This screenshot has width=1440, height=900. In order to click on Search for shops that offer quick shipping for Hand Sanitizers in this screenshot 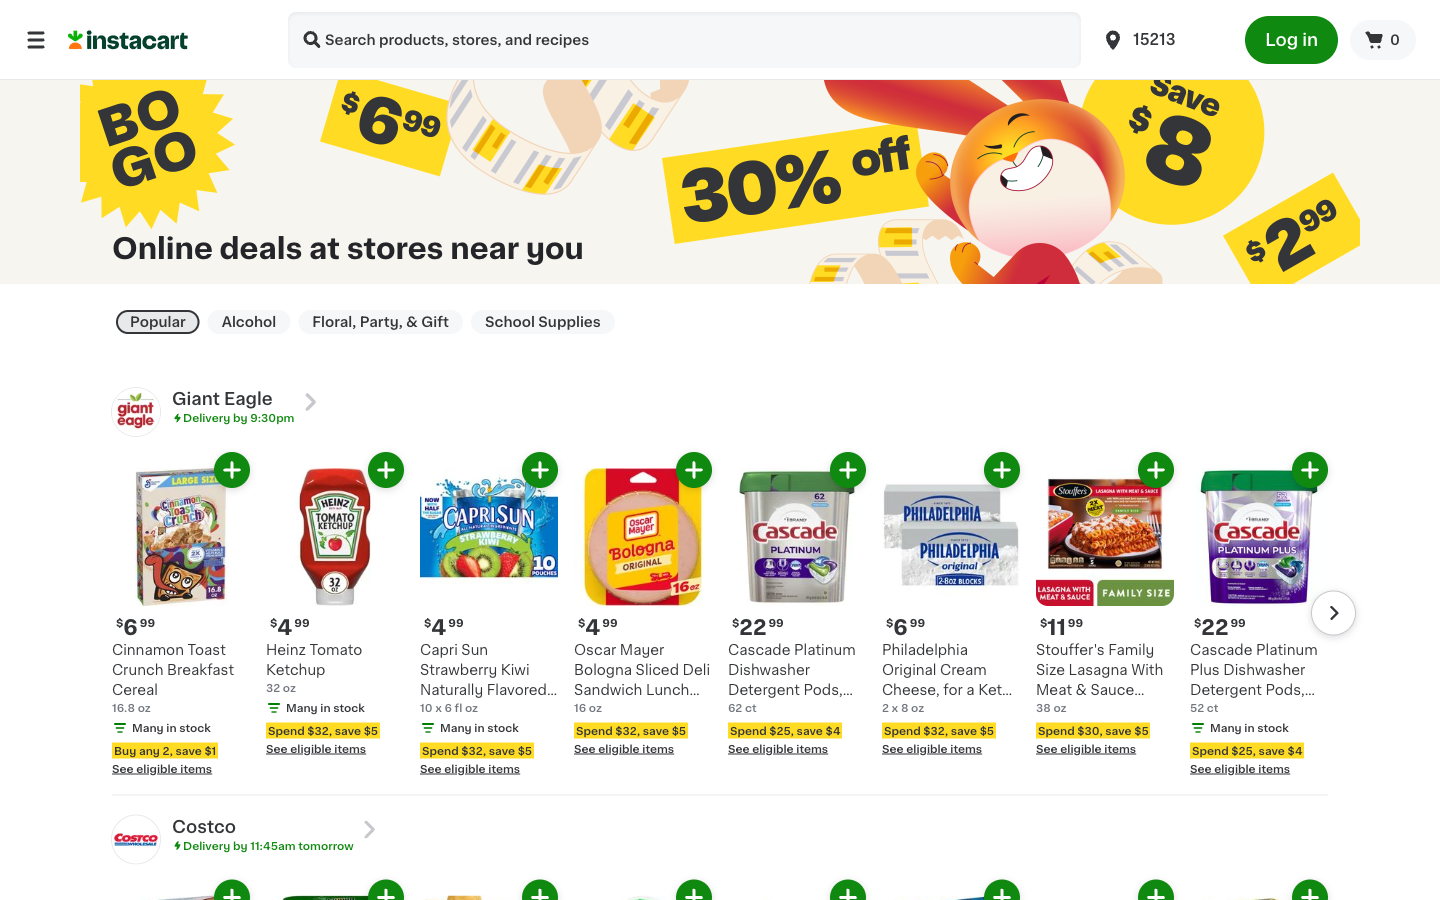, I will do `click(312, 41)`.